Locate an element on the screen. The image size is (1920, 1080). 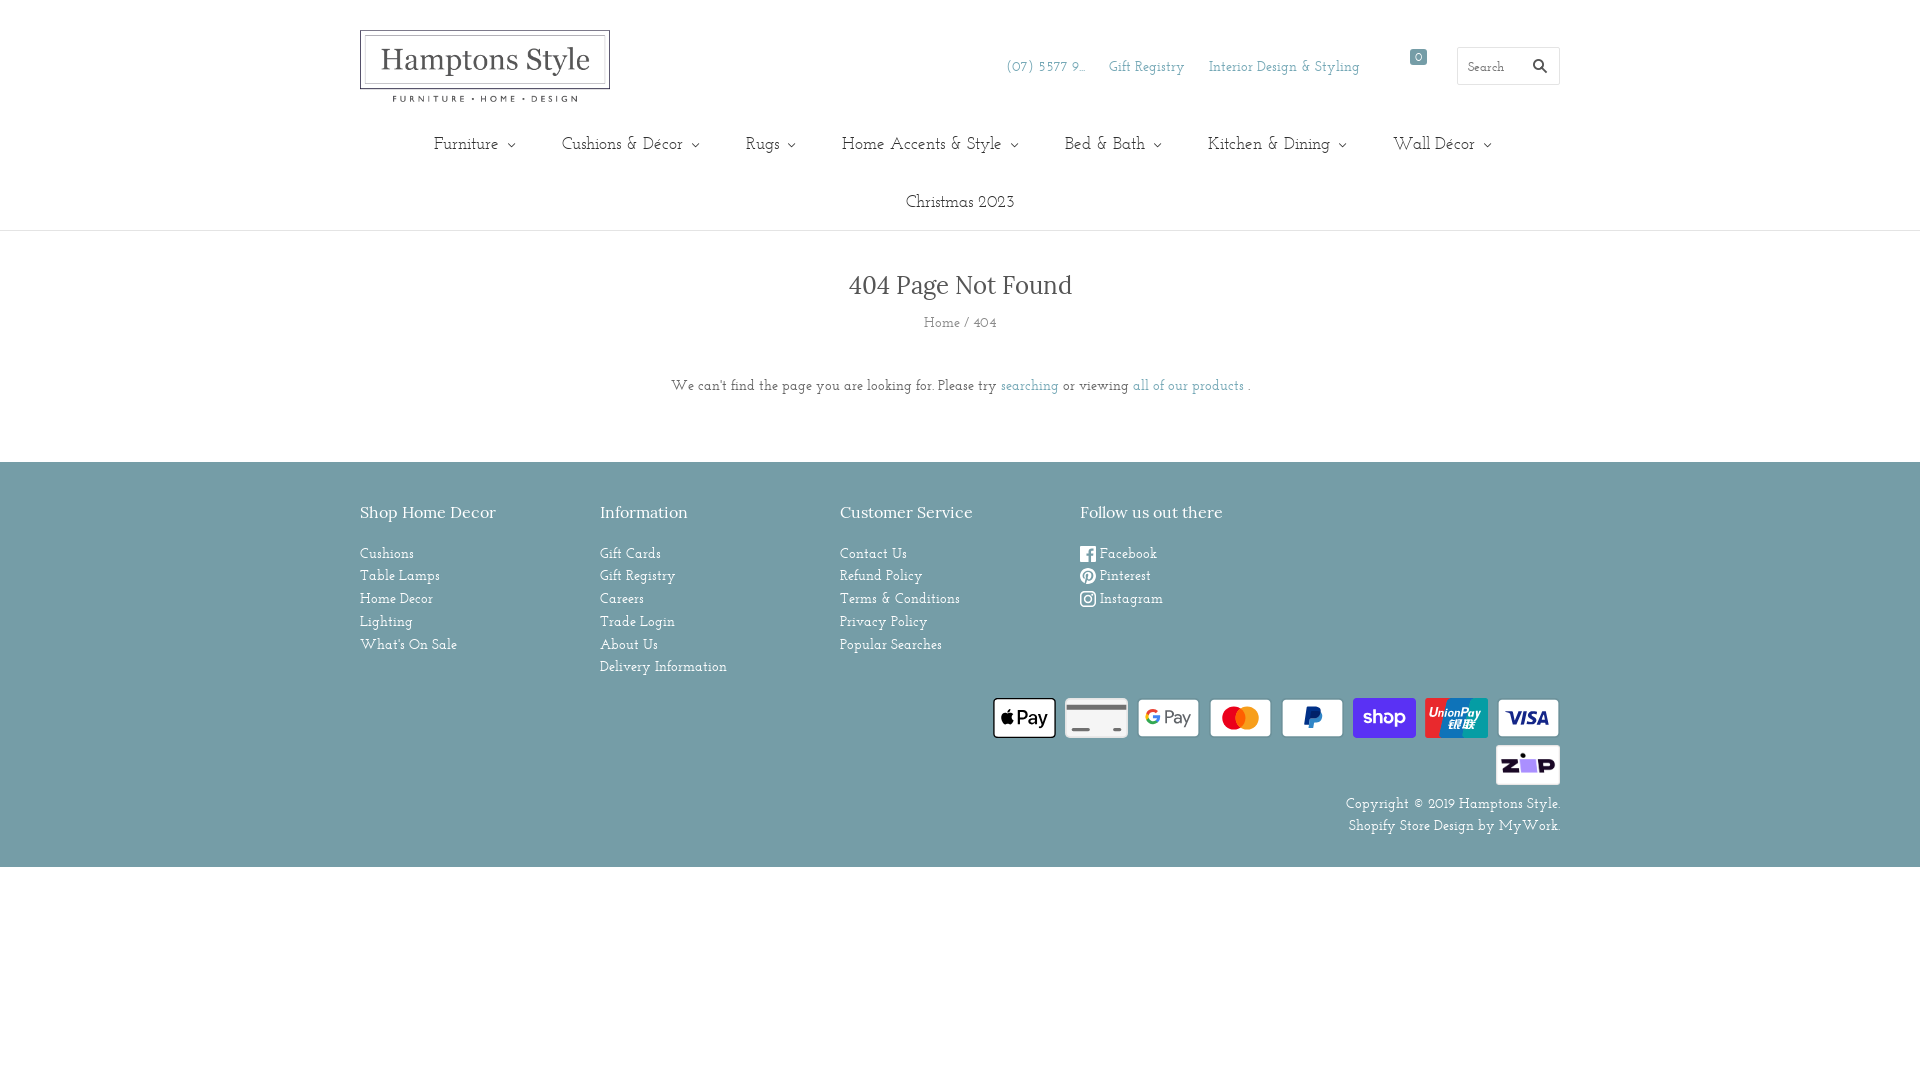
'Bed & Bath' is located at coordinates (1109, 142).